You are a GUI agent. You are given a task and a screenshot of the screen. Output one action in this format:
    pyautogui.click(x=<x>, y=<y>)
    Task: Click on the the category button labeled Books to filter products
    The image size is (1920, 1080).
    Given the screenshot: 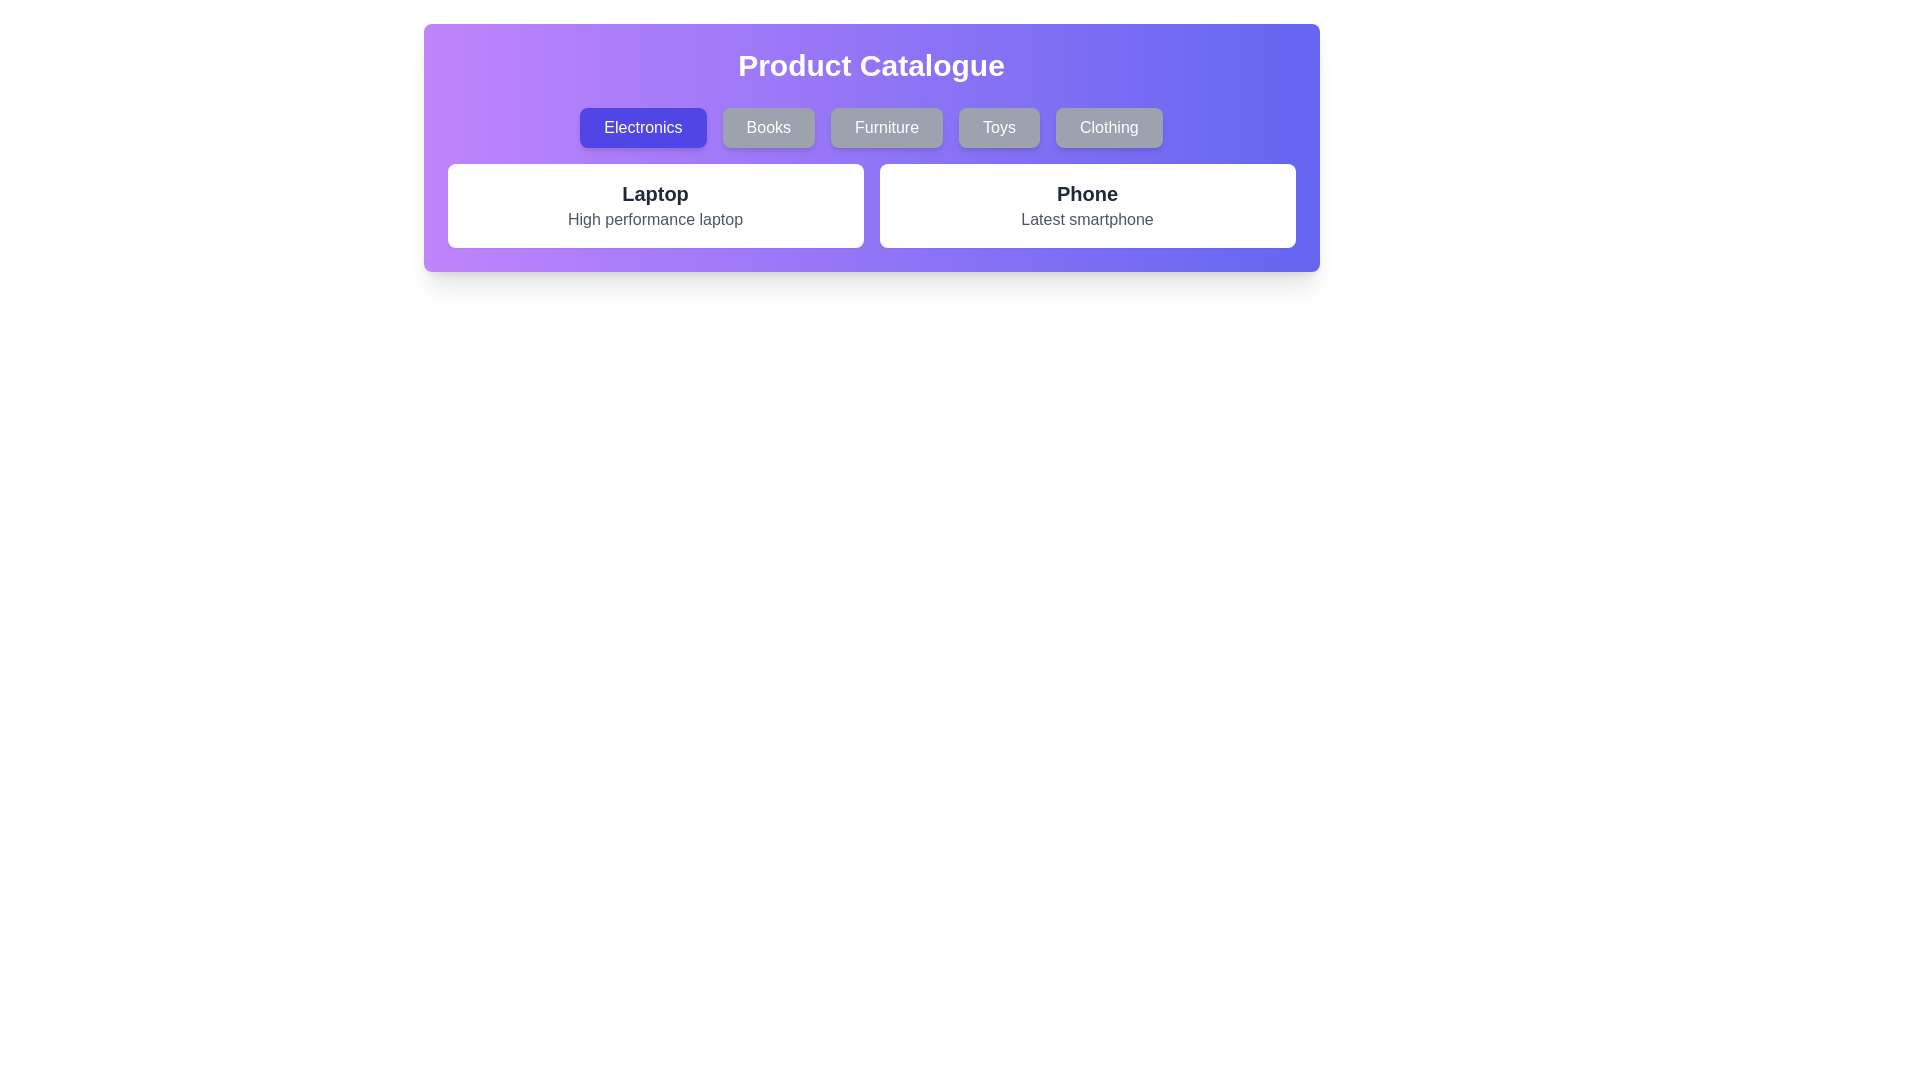 What is the action you would take?
    pyautogui.click(x=767, y=127)
    